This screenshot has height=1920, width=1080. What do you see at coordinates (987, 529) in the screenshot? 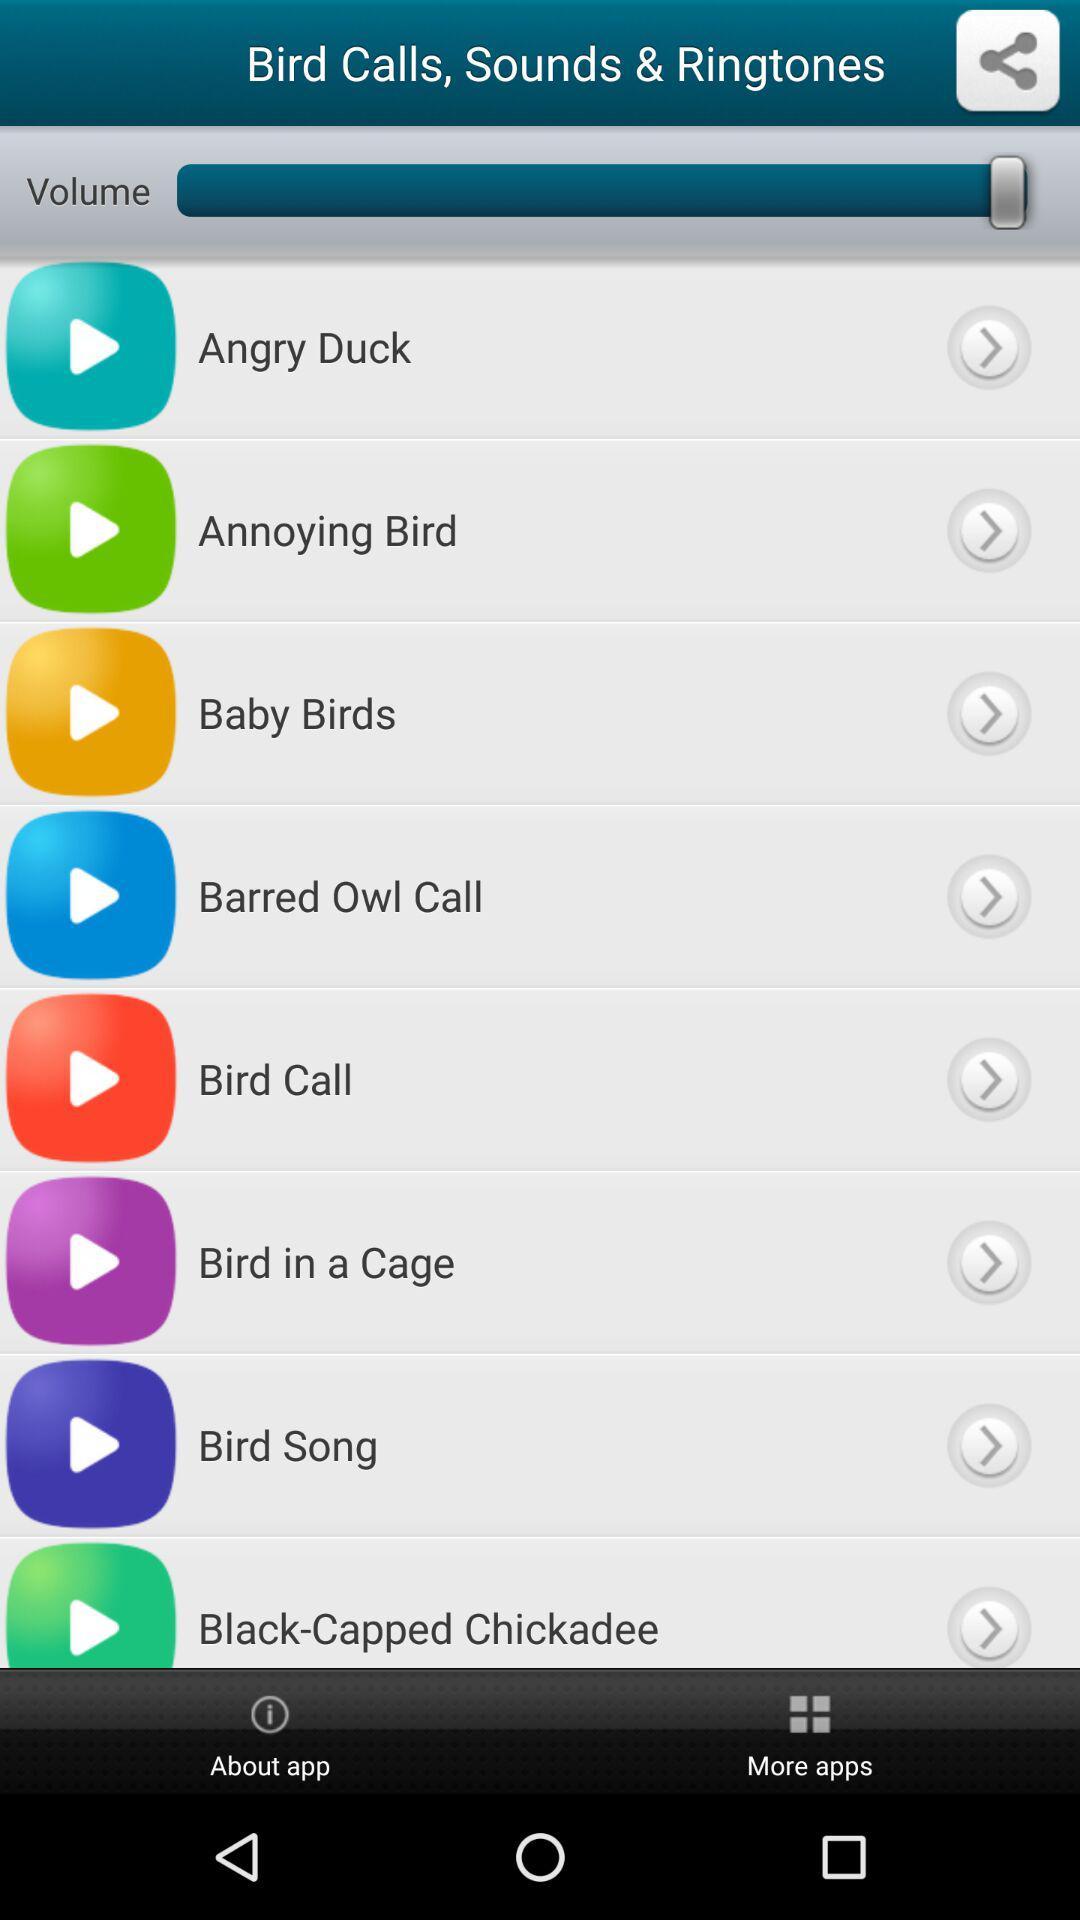
I see `listen annoying bird` at bounding box center [987, 529].